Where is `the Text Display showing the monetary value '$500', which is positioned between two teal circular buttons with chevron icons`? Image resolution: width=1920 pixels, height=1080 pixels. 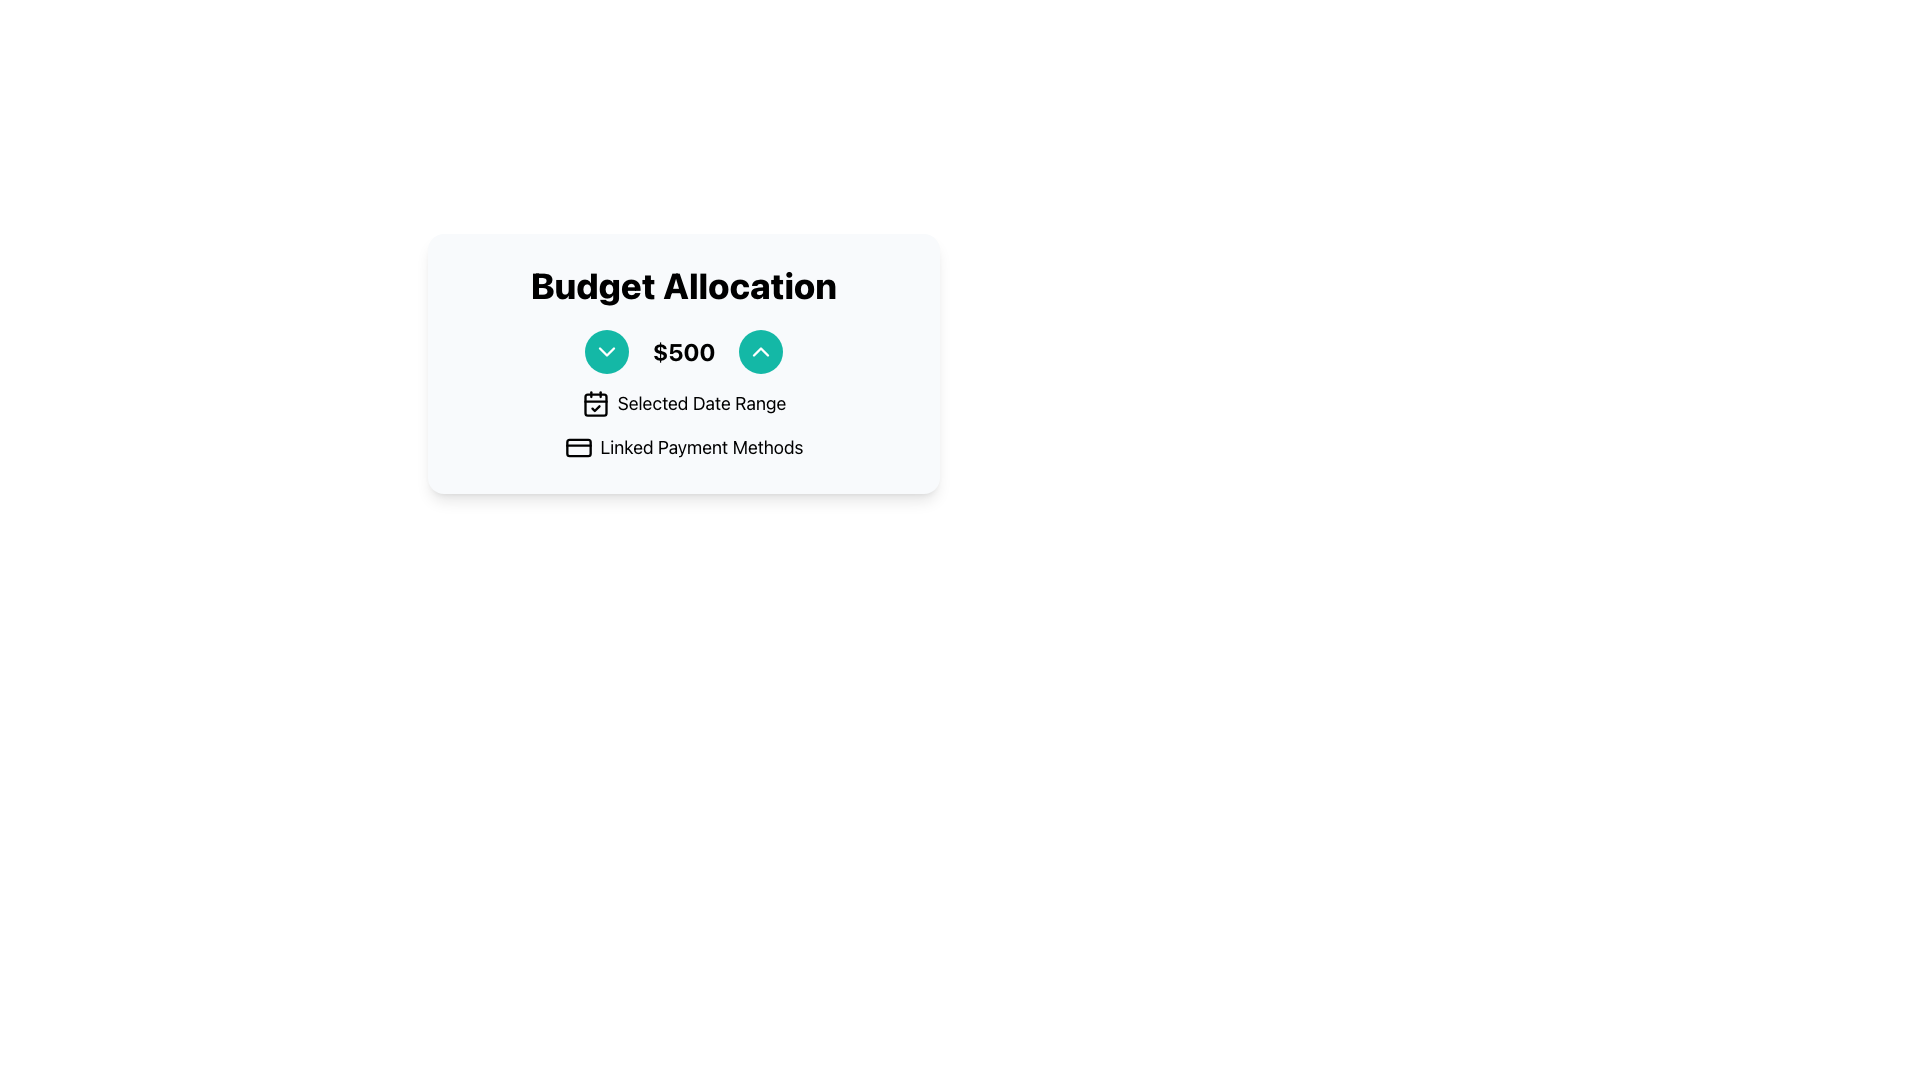 the Text Display showing the monetary value '$500', which is positioned between two teal circular buttons with chevron icons is located at coordinates (684, 350).